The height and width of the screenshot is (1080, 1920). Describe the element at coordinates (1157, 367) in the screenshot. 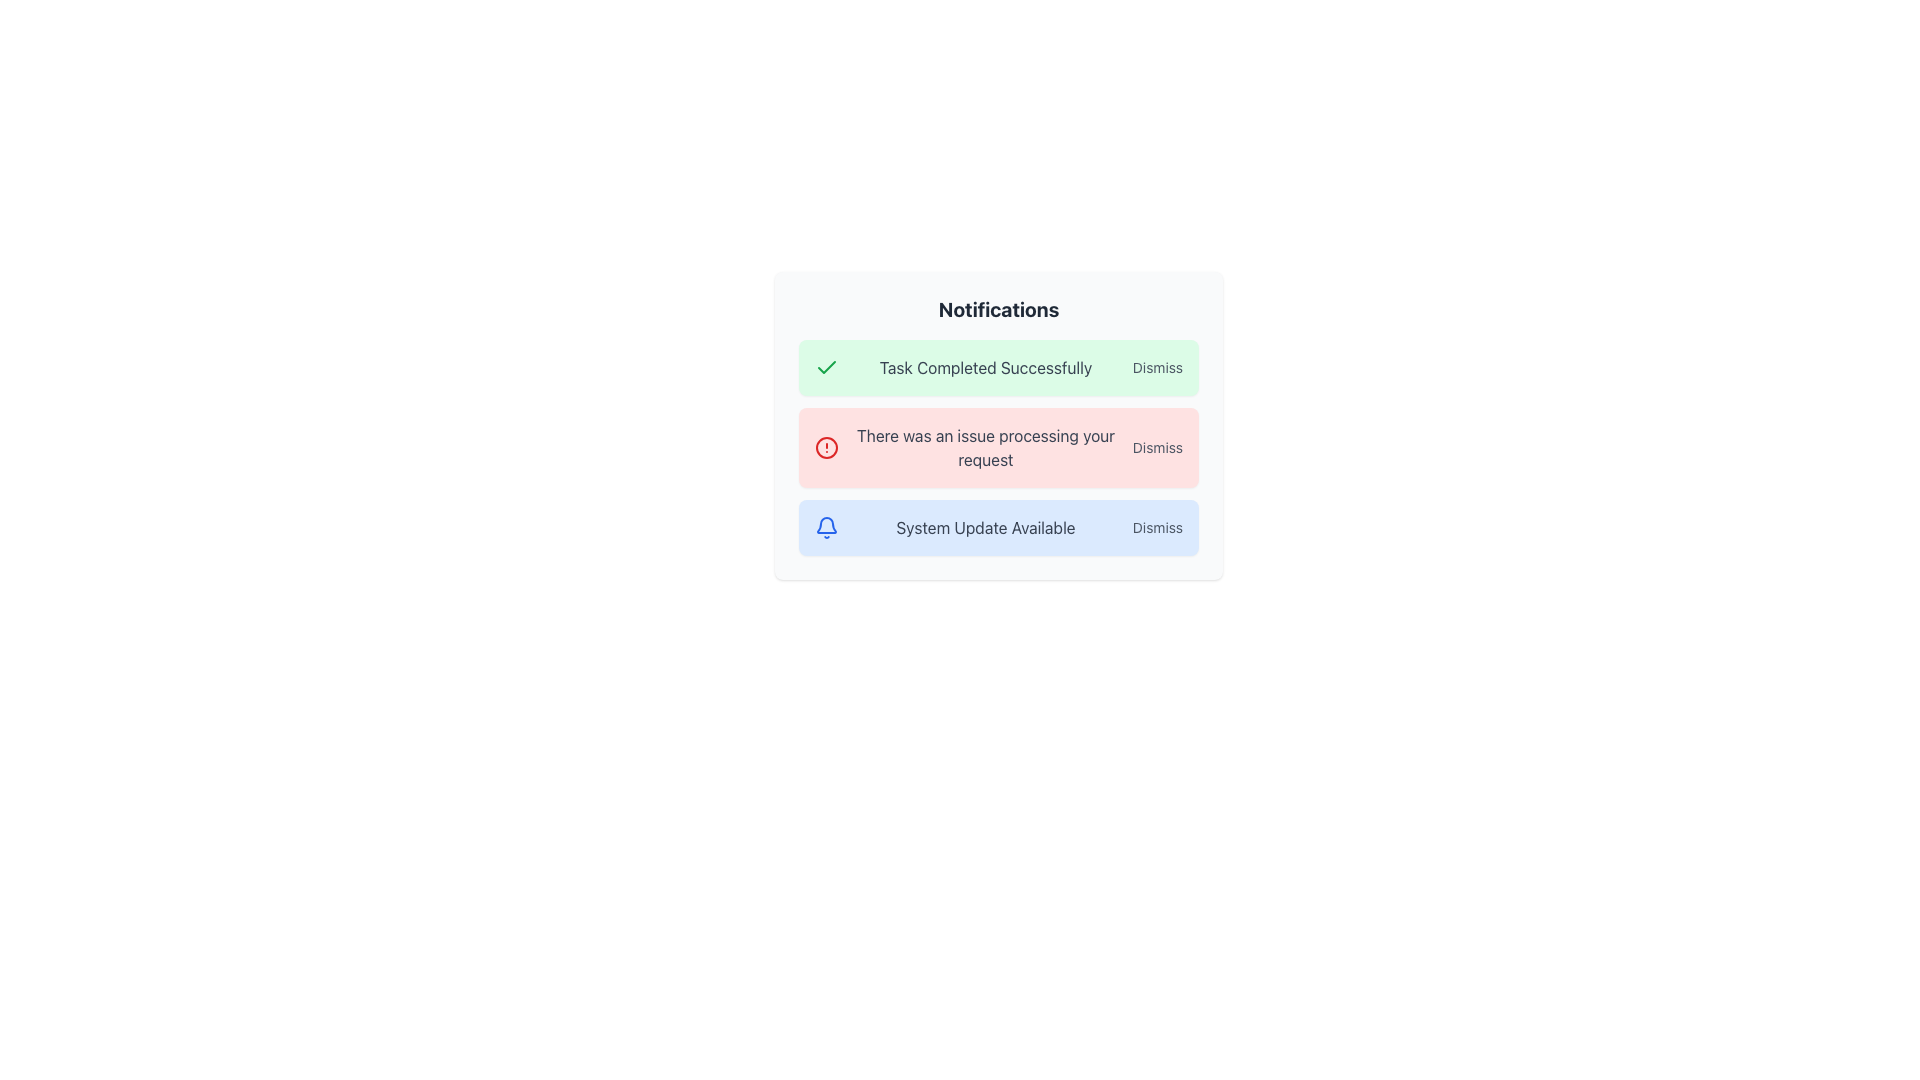

I see `the 'Dismiss' button at the end of the first notification card` at that location.